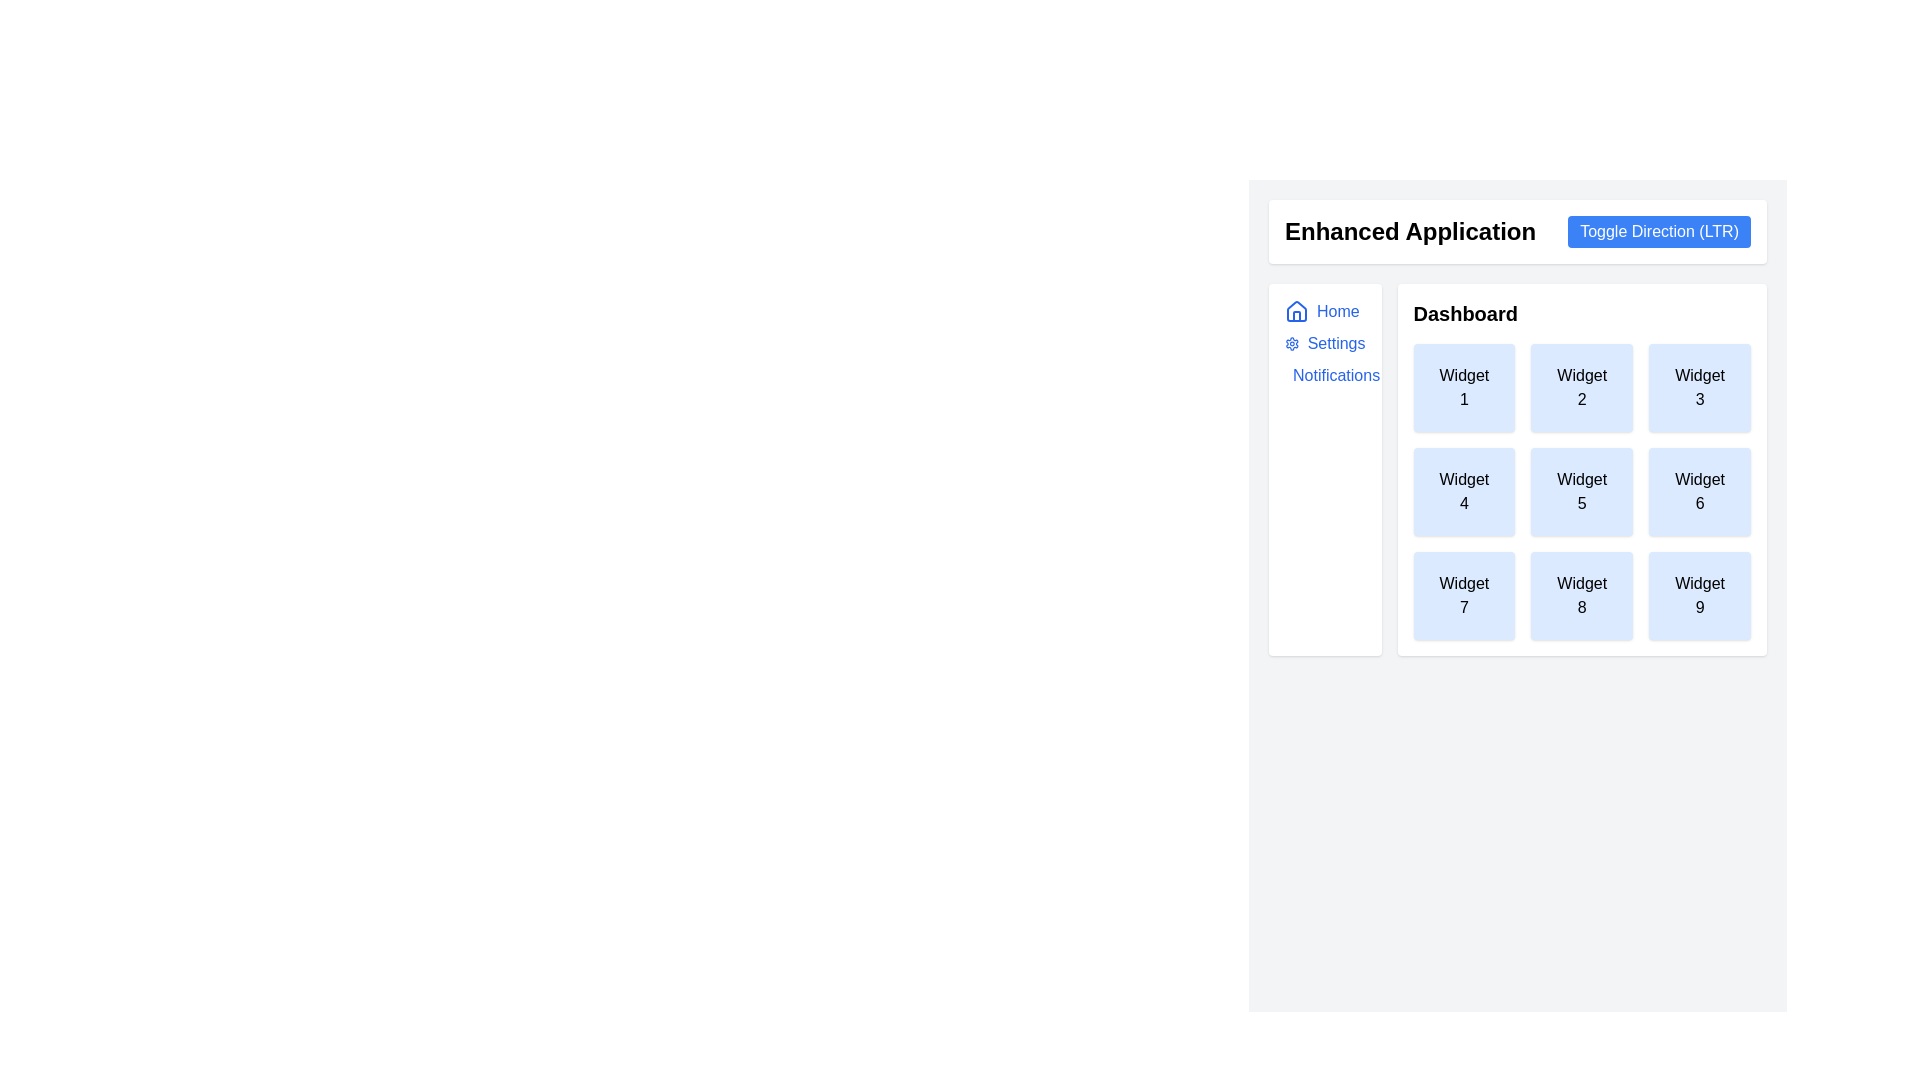 Image resolution: width=1920 pixels, height=1080 pixels. What do you see at coordinates (1336, 375) in the screenshot?
I see `the 'Notifications' text-based hyperlink` at bounding box center [1336, 375].